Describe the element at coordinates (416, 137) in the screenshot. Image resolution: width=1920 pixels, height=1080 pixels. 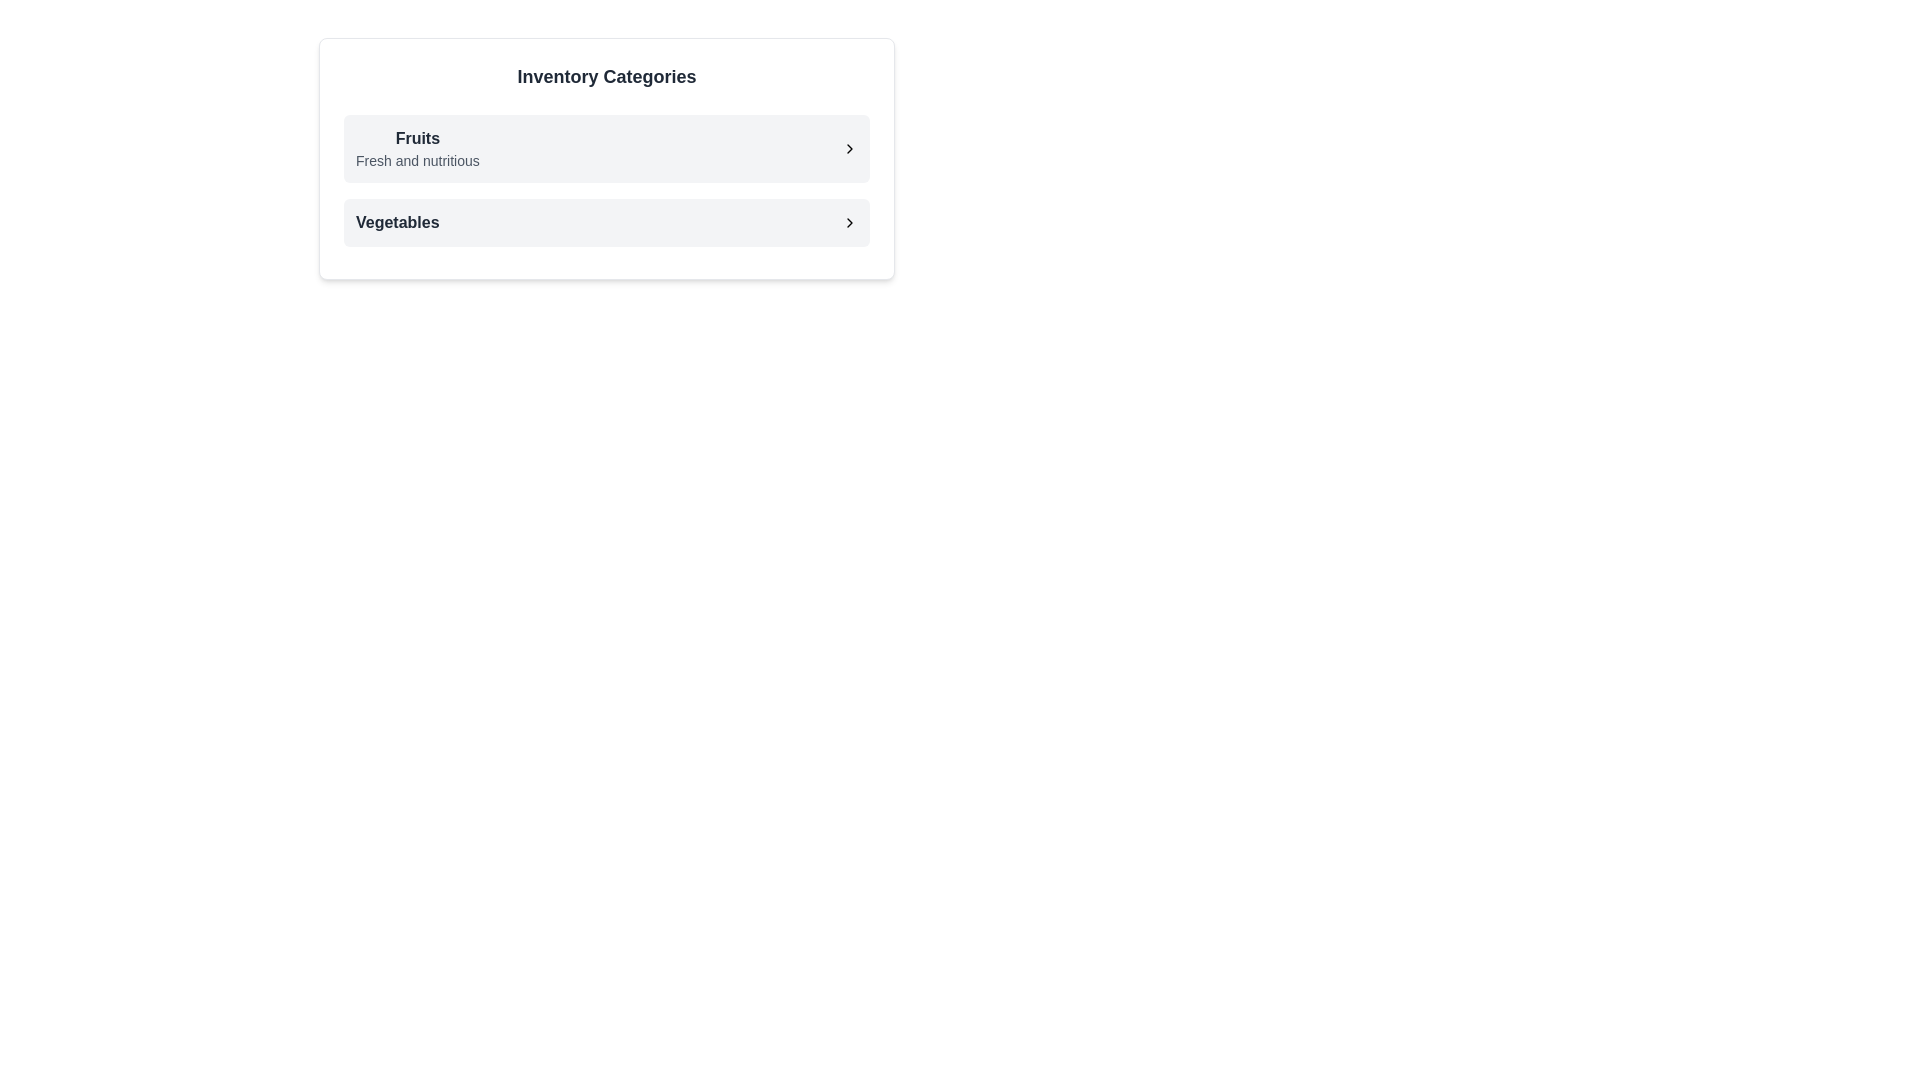
I see `the bold text label 'Fruits' that is positioned at the top of the list item in the vertical list, which is distinct due to its bold font weight against a light-gray background` at that location.